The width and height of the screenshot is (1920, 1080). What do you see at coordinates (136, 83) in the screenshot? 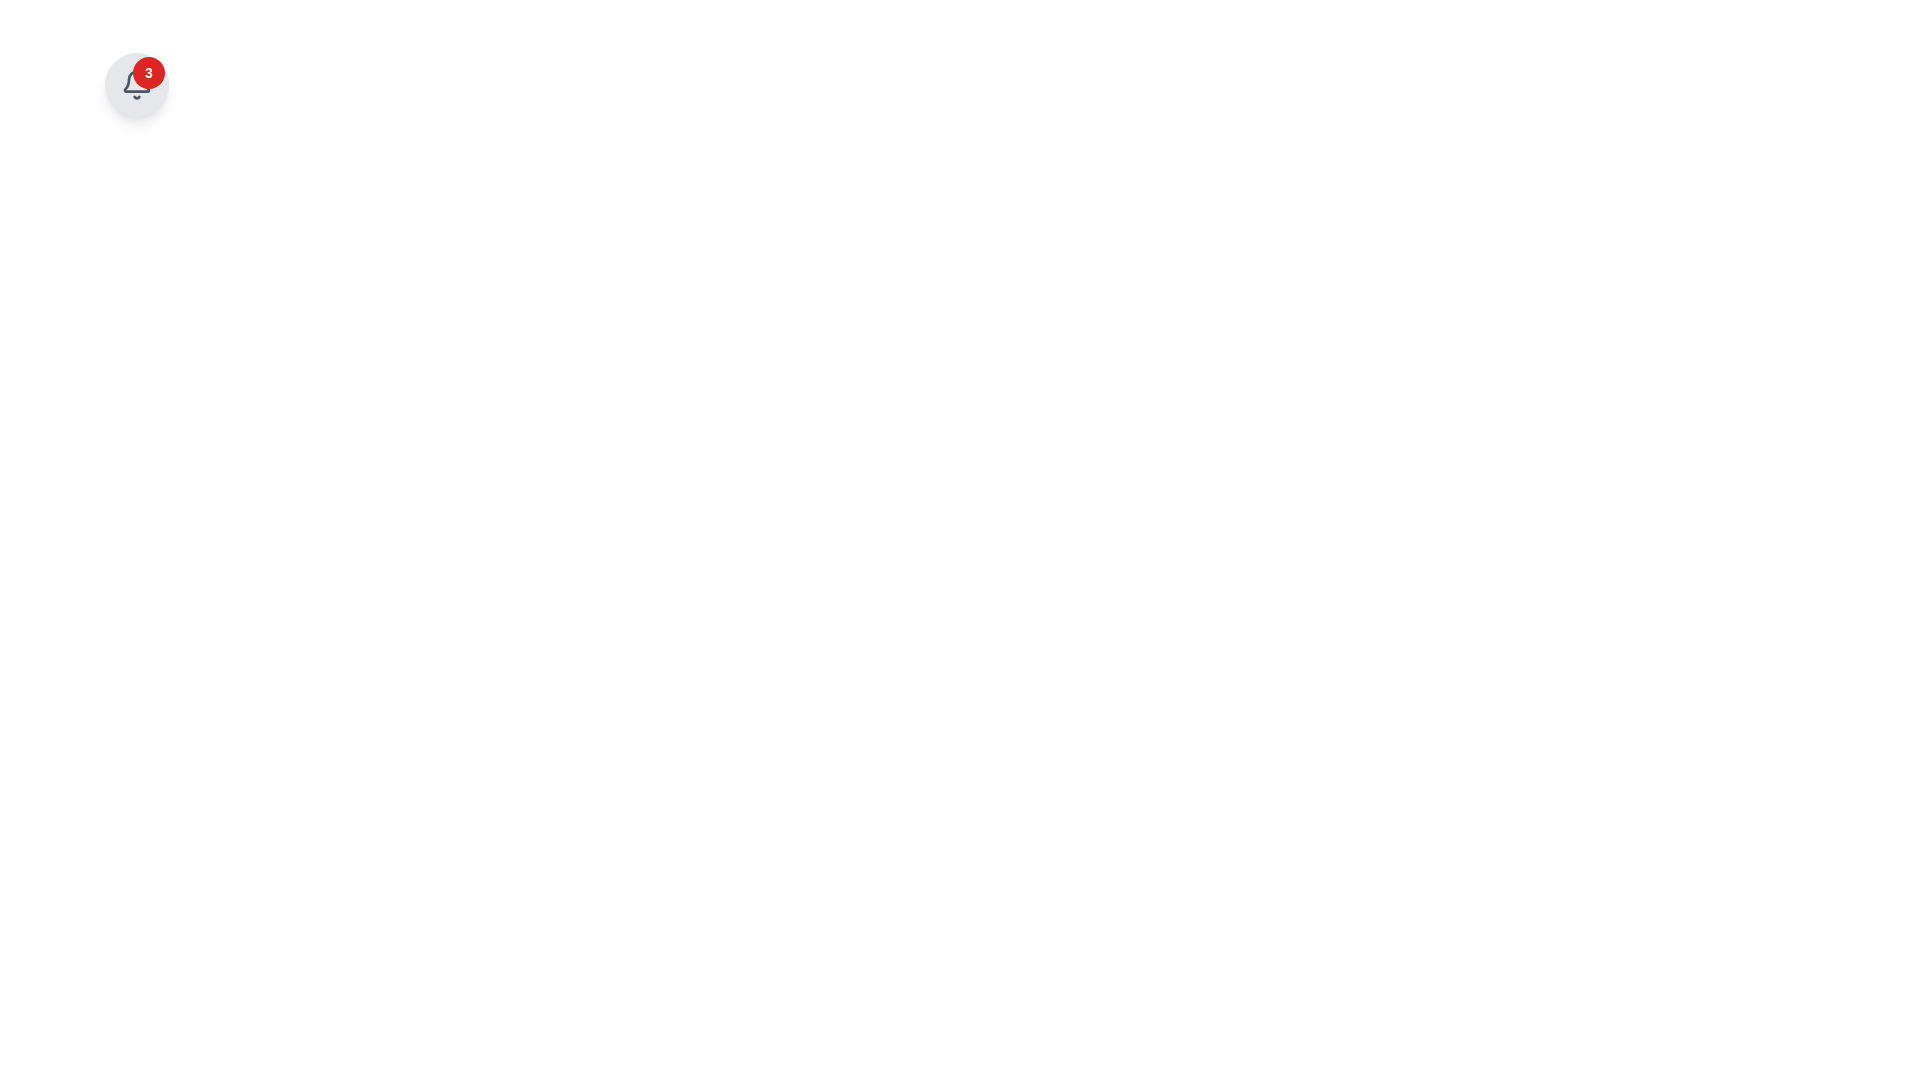
I see `displayed number on the Notification Badge, which is a gray circular badge with a bell icon and a red circular badge showing the count '3'` at bounding box center [136, 83].